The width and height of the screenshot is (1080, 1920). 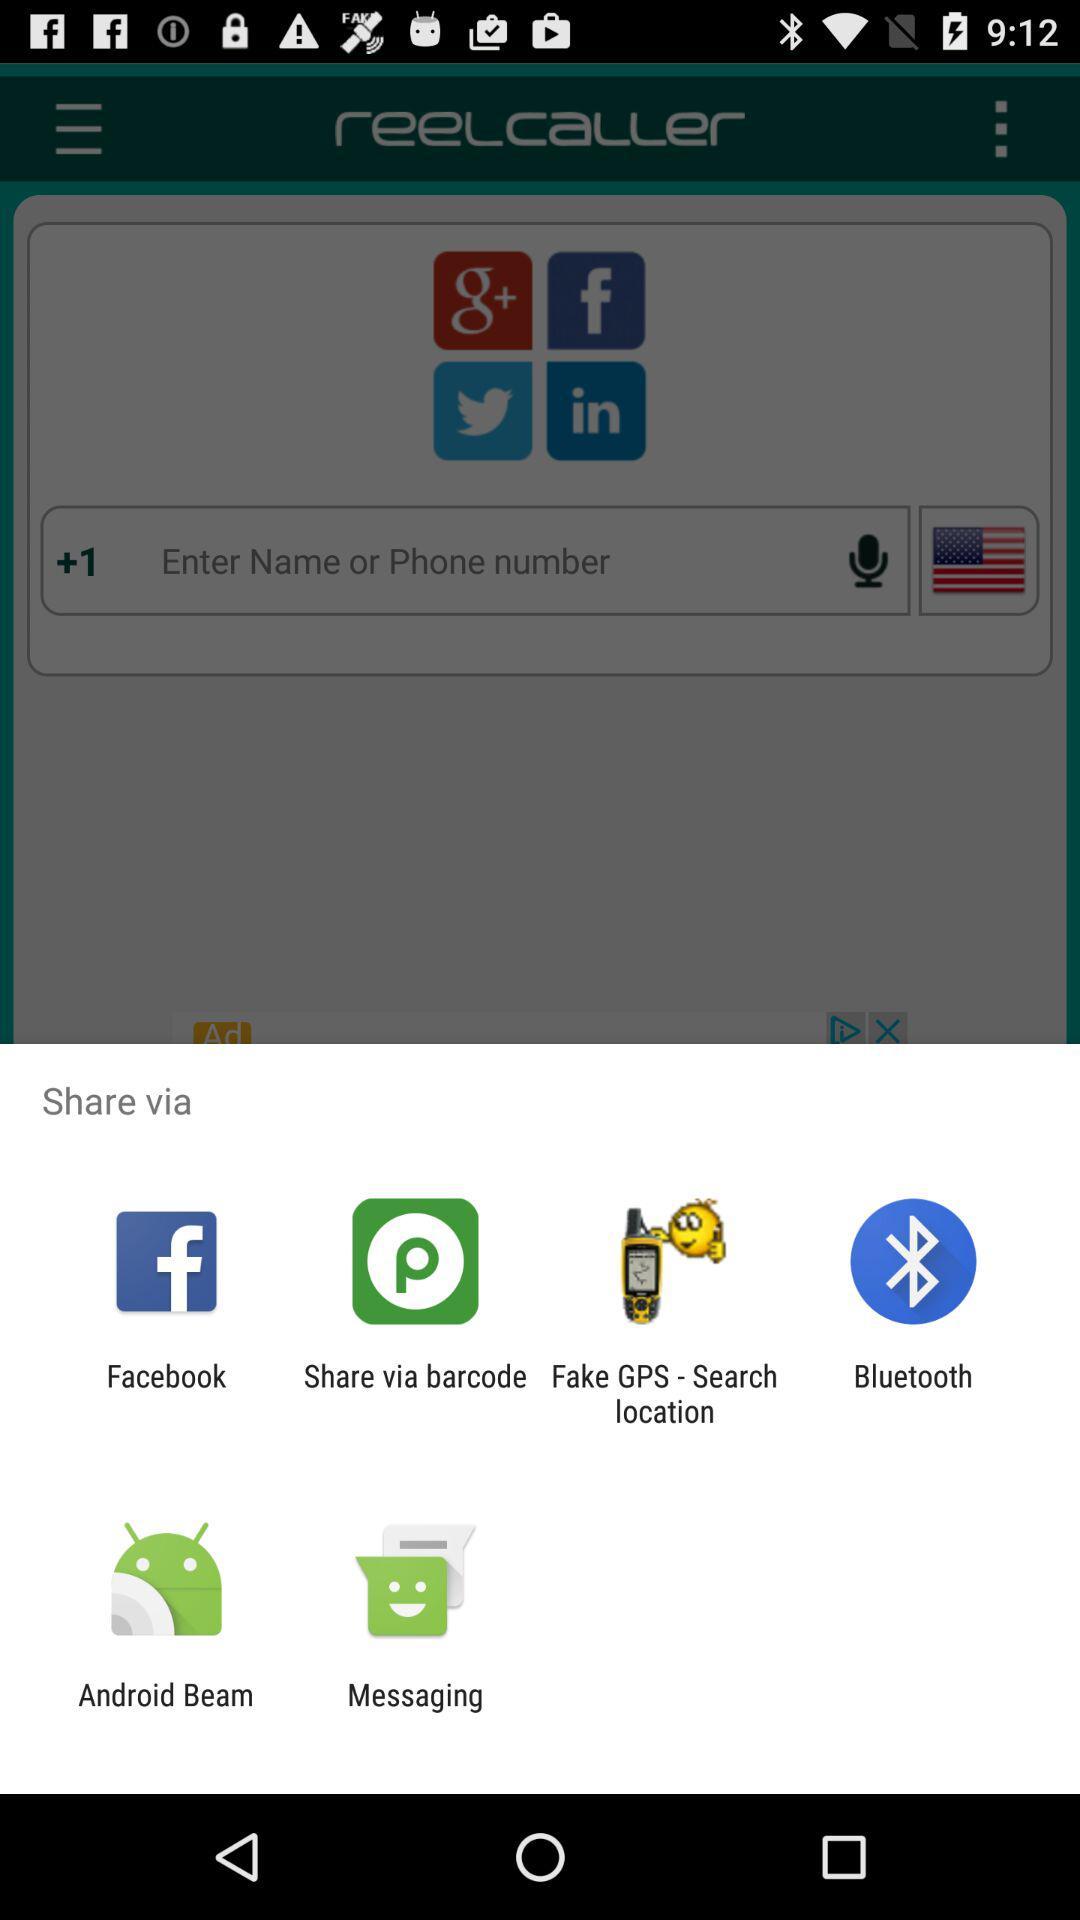 What do you see at coordinates (664, 1392) in the screenshot?
I see `the fake gps search app` at bounding box center [664, 1392].